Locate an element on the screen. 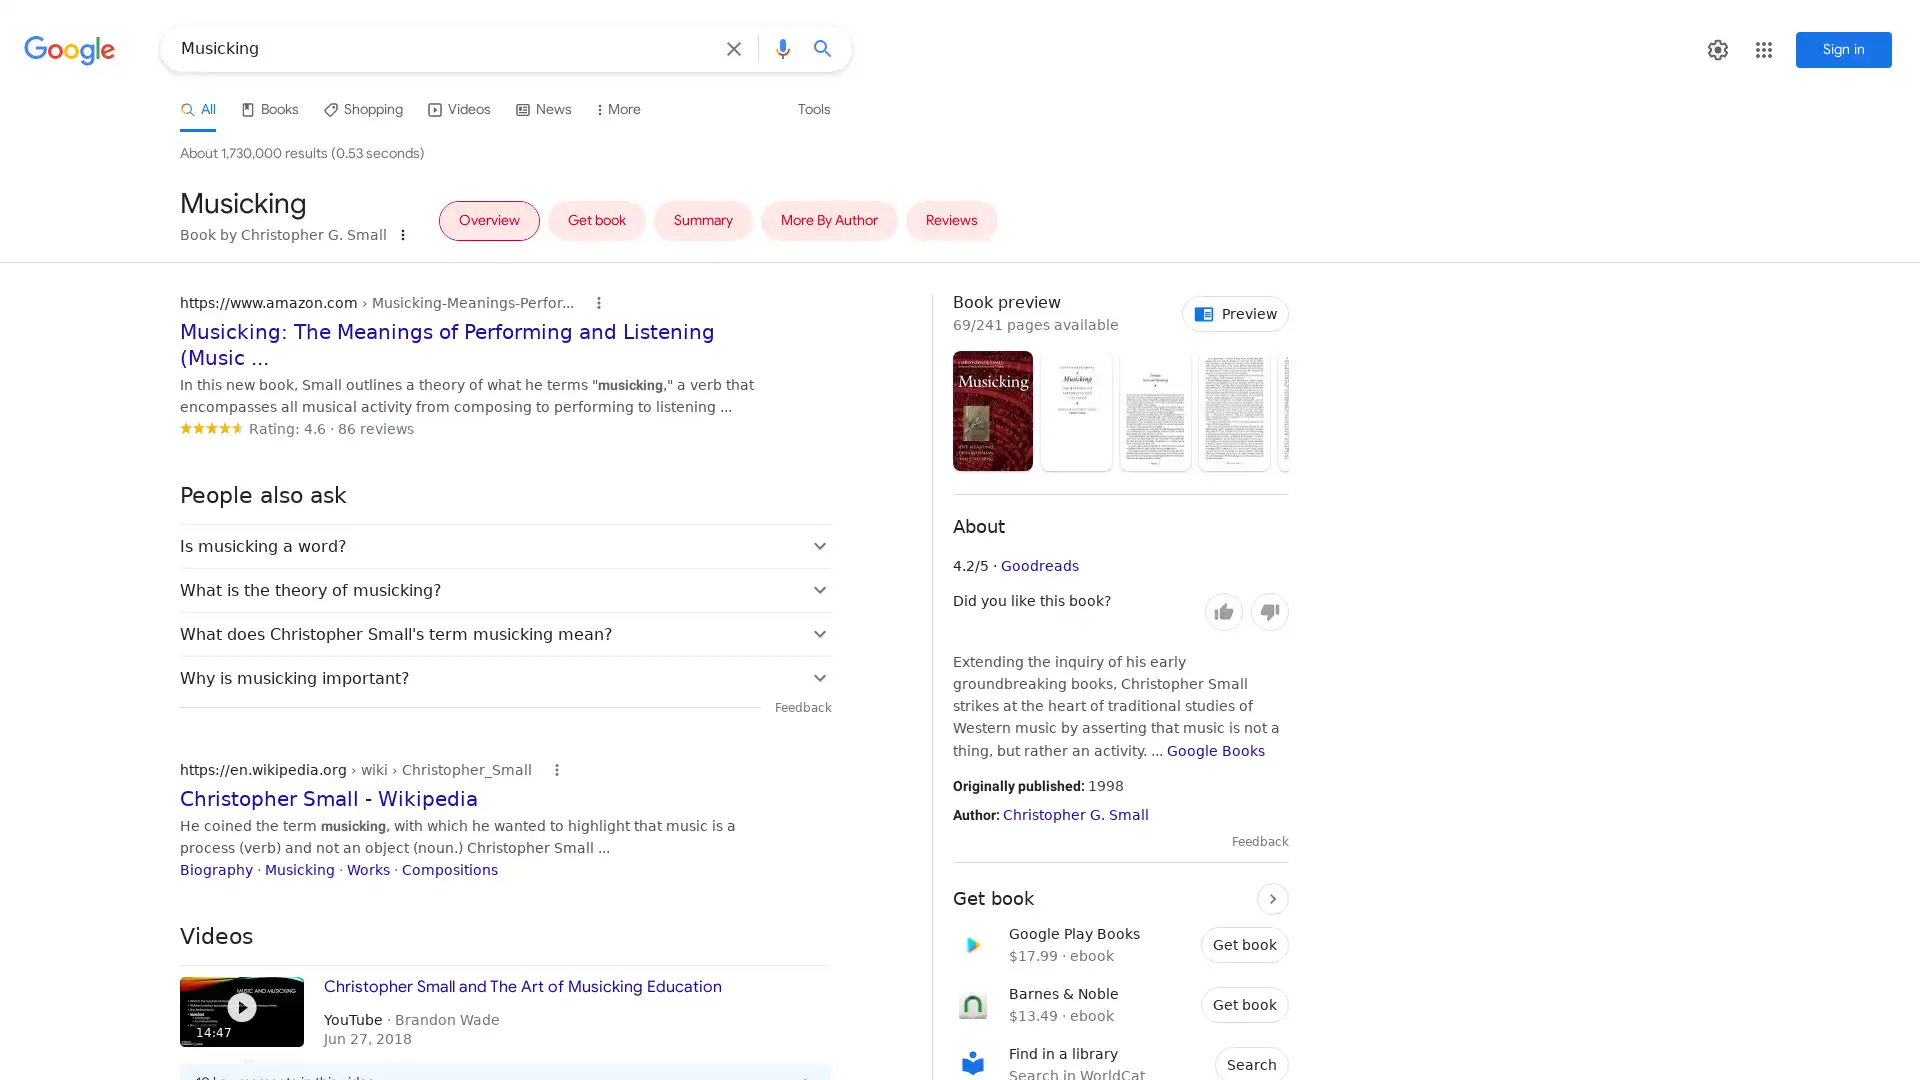 The width and height of the screenshot is (1920, 1080). Is musicking a word? is located at coordinates (505, 545).